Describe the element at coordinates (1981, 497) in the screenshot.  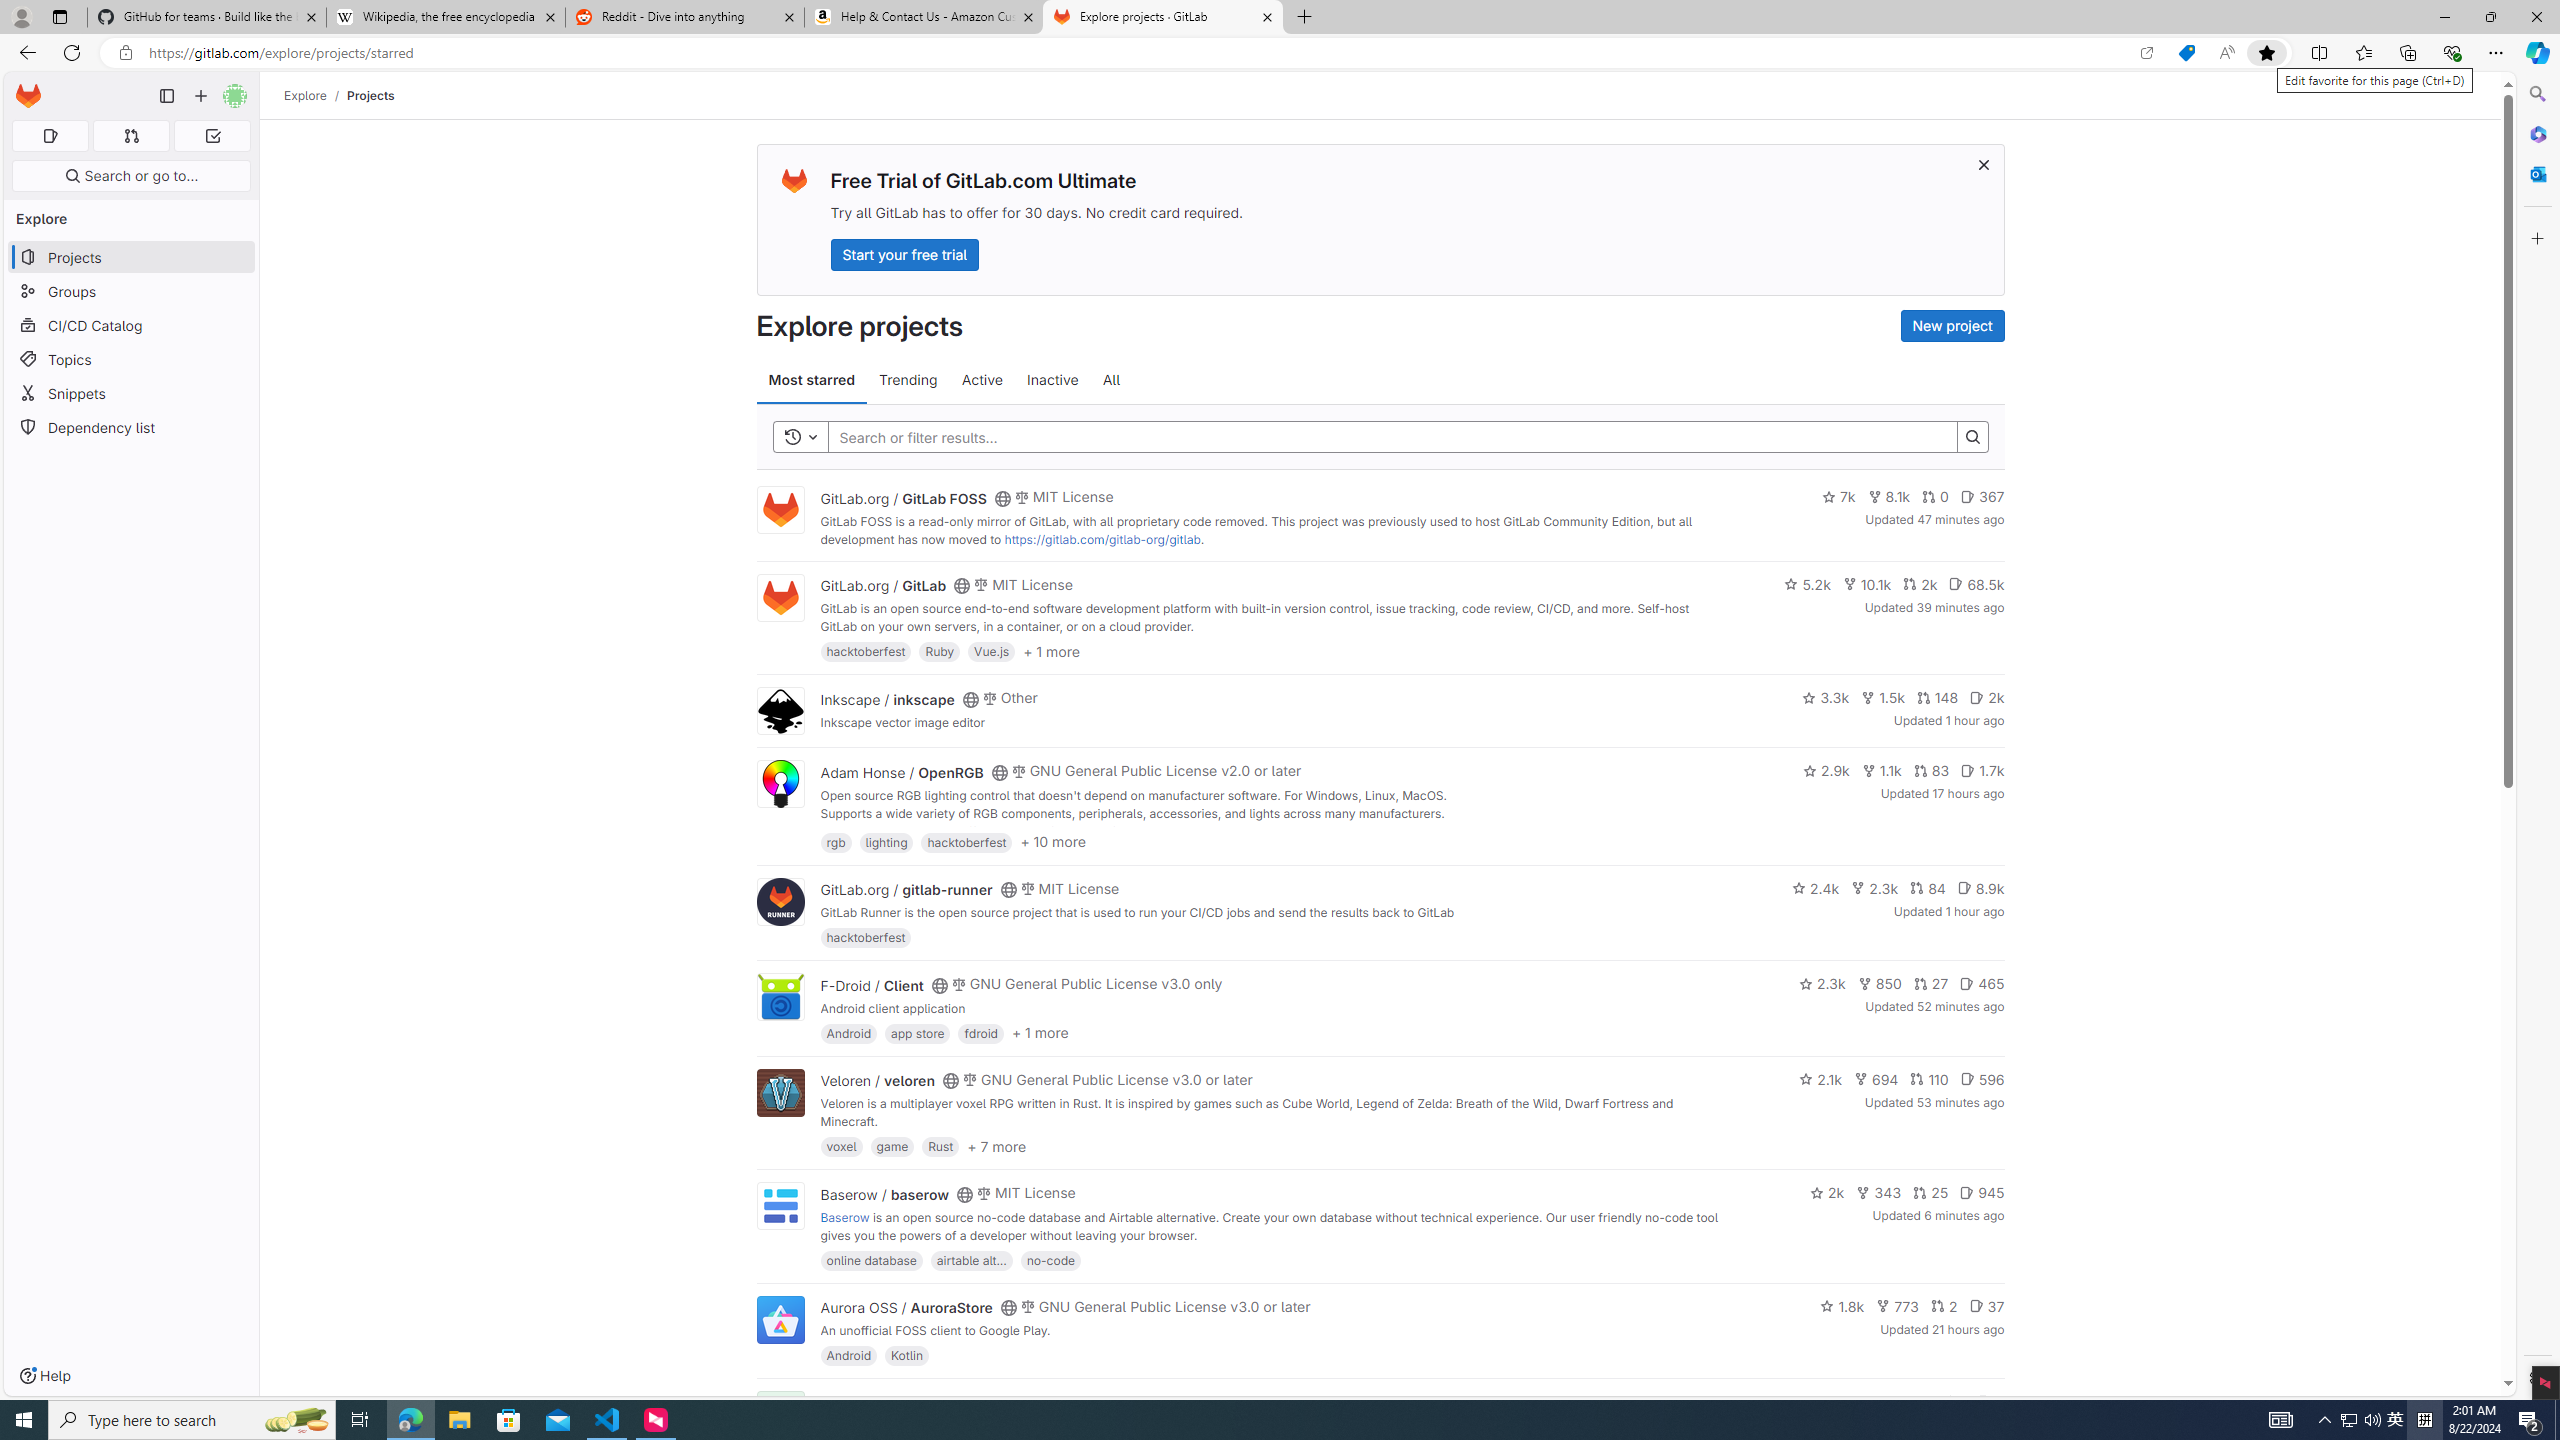
I see `'367'` at that location.